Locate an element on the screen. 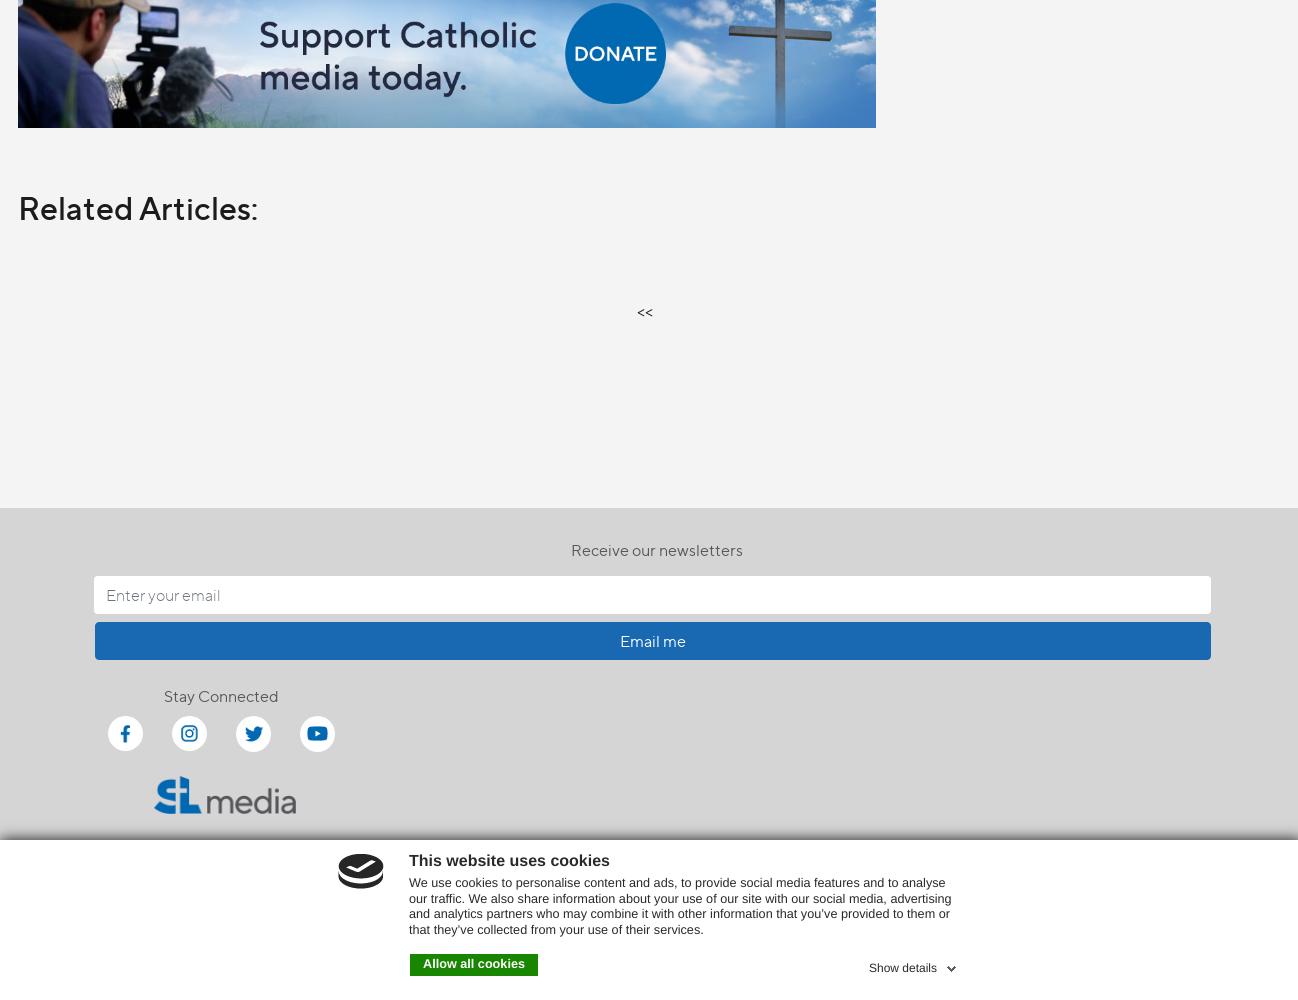 The image size is (1298, 1000). 'Receive our newsletters' is located at coordinates (655, 548).